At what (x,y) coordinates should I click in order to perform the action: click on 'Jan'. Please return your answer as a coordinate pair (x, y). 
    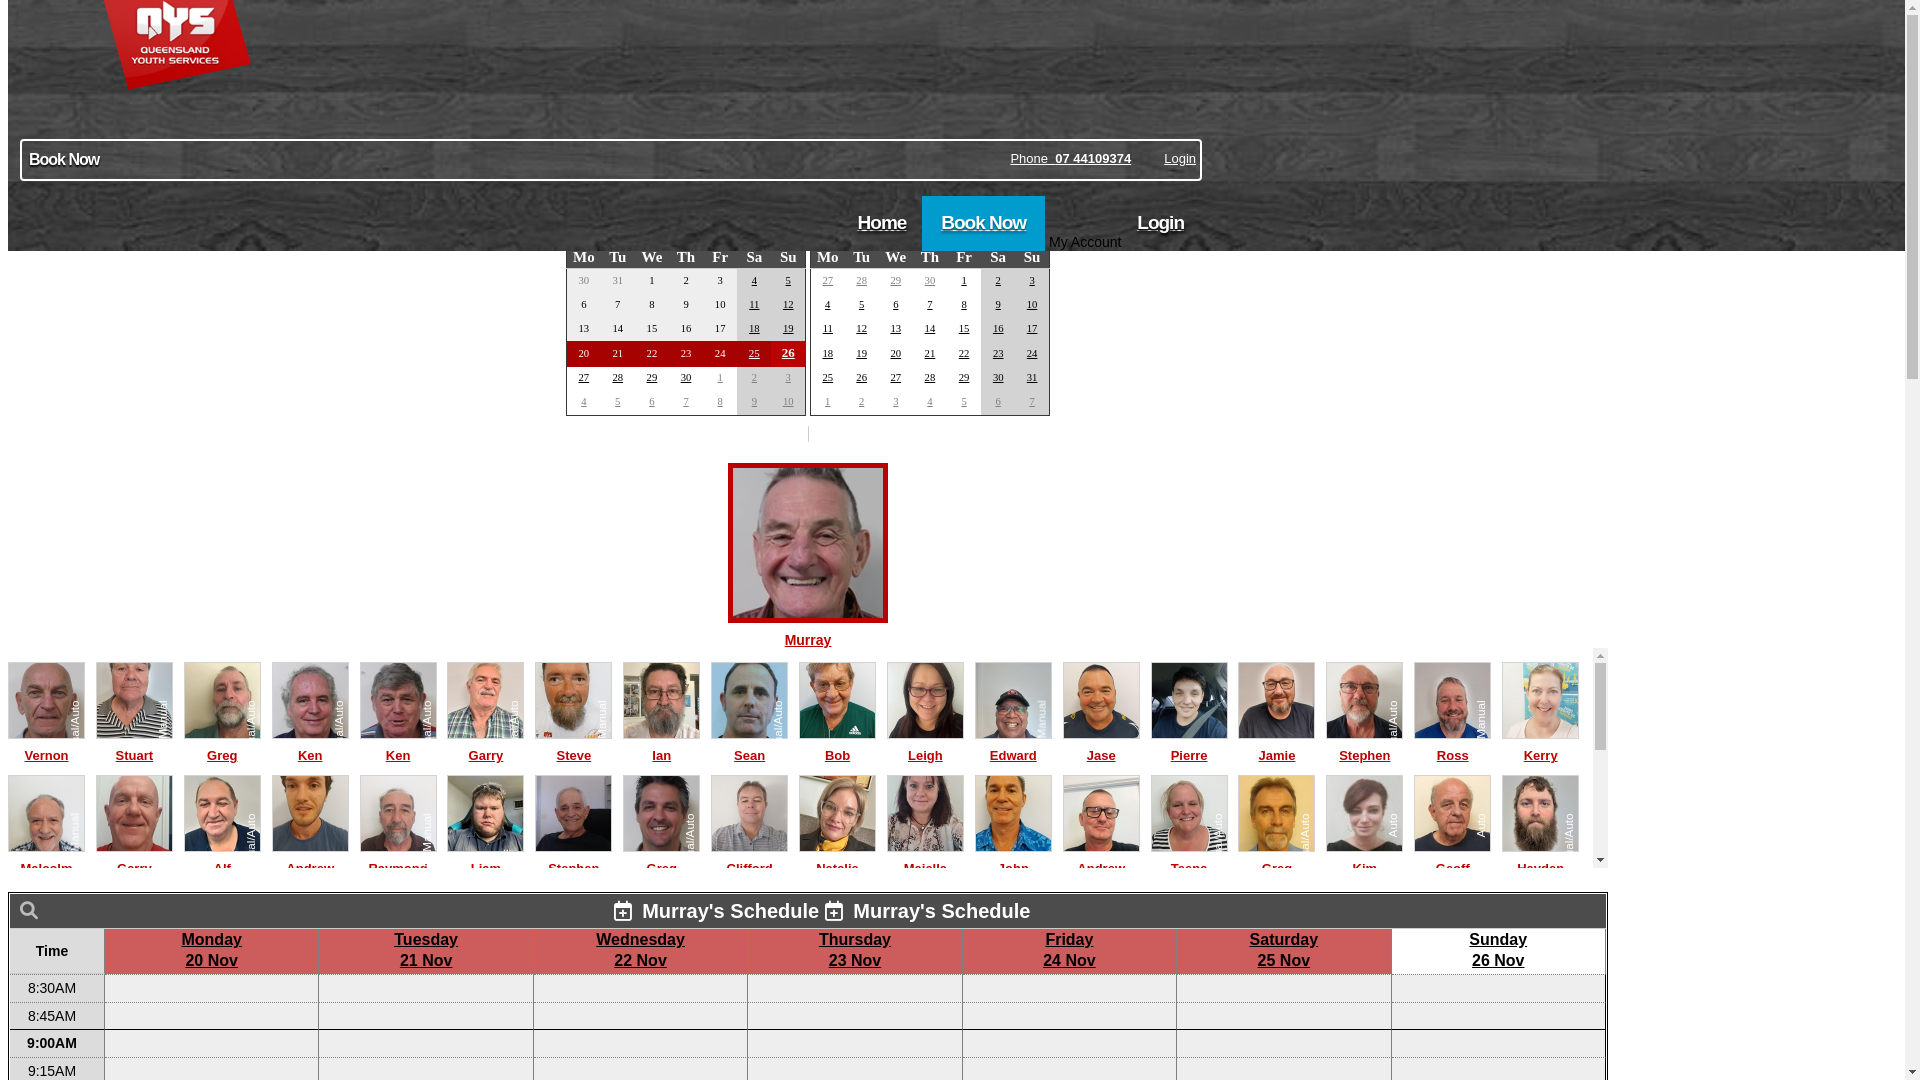
    Looking at the image, I should click on (1036, 229).